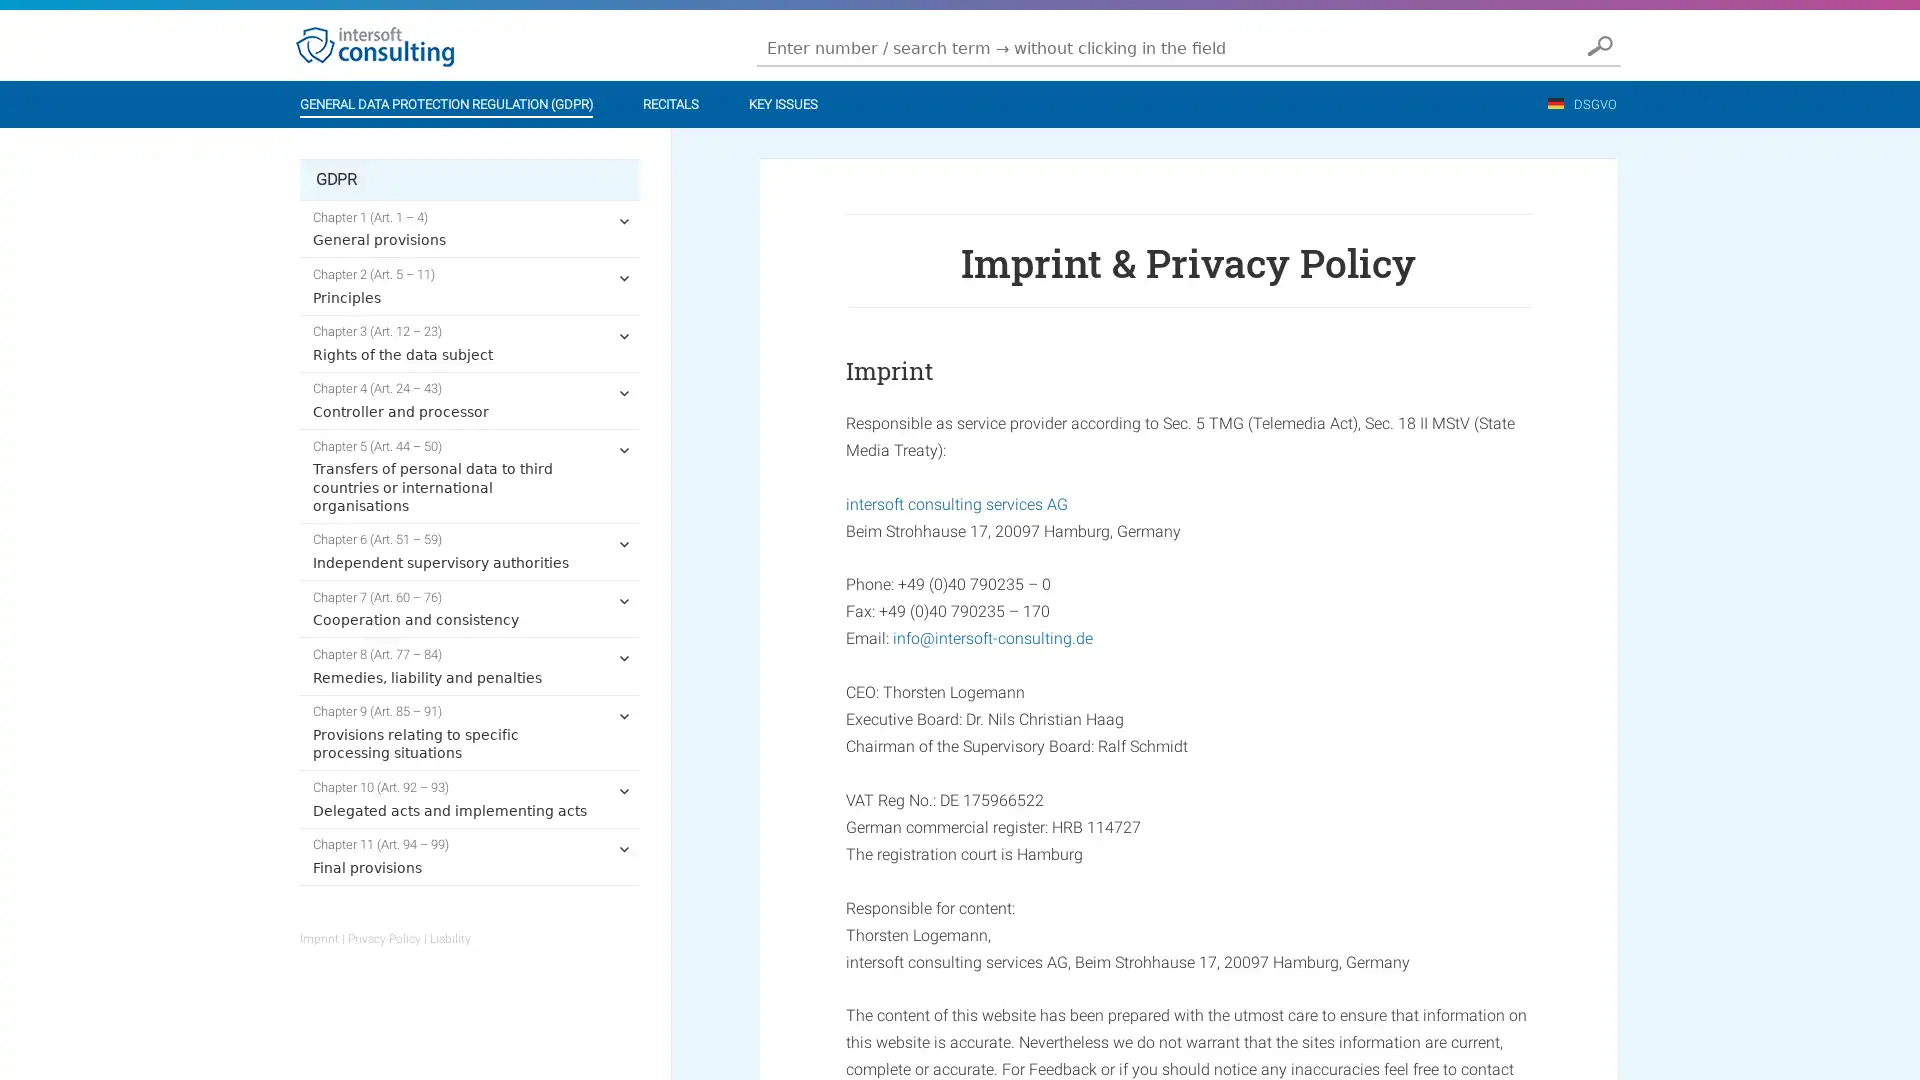 This screenshot has height=1080, width=1920. I want to click on expand child menu, so click(623, 392).